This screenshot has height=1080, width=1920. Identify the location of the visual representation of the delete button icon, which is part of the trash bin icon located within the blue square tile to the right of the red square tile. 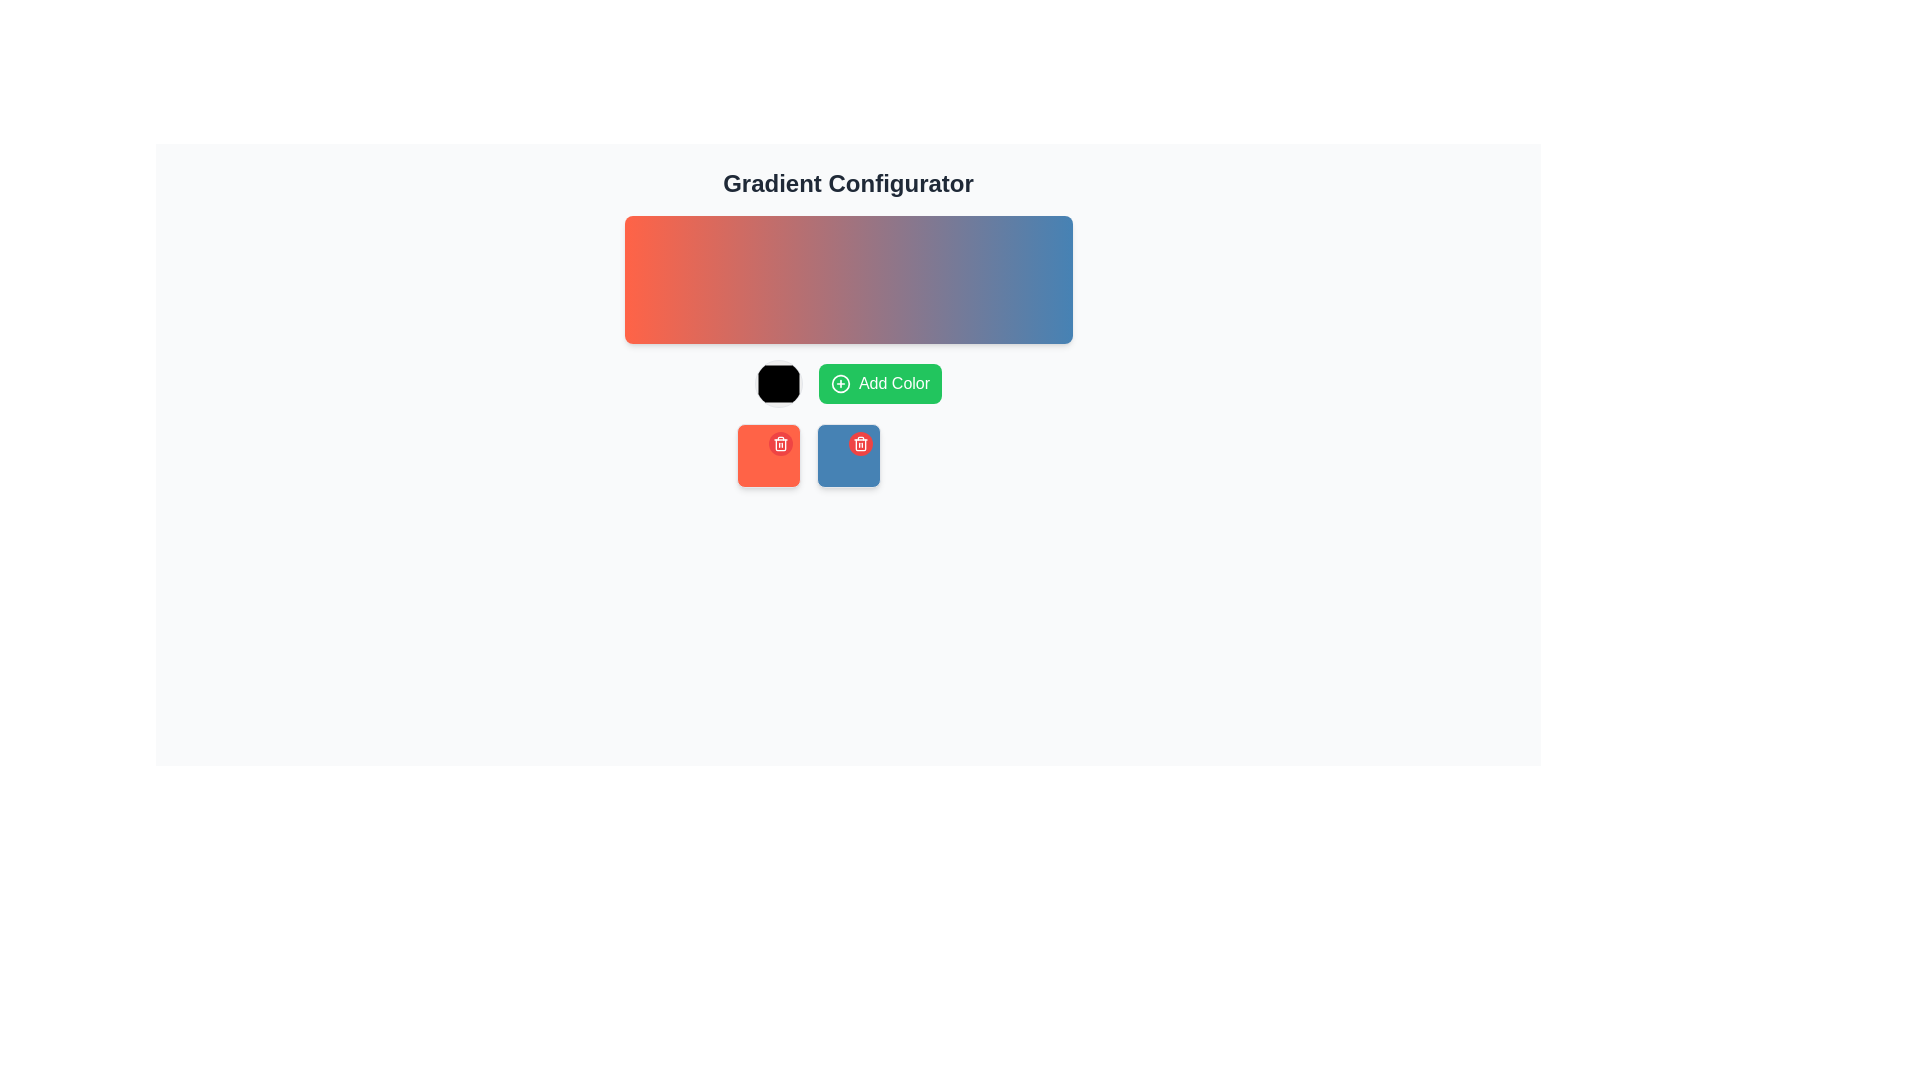
(779, 444).